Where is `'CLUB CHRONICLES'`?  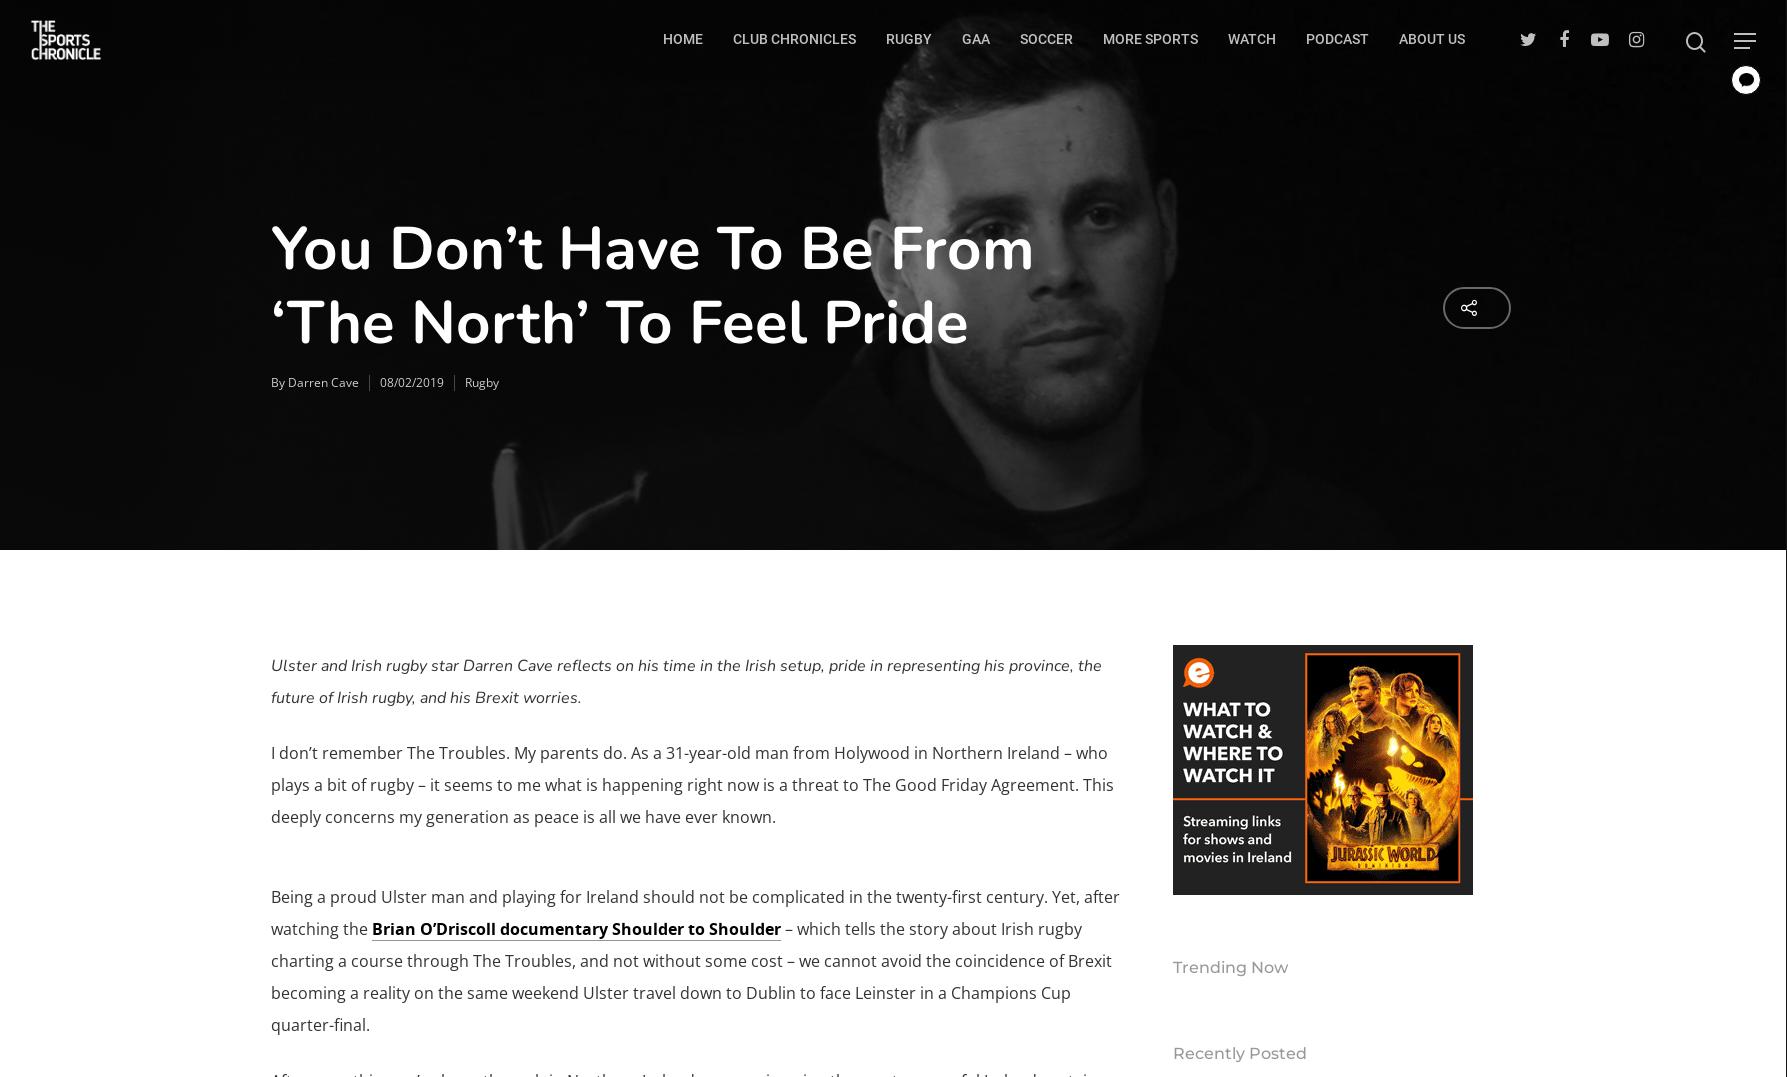
'CLUB CHRONICLES' is located at coordinates (794, 37).